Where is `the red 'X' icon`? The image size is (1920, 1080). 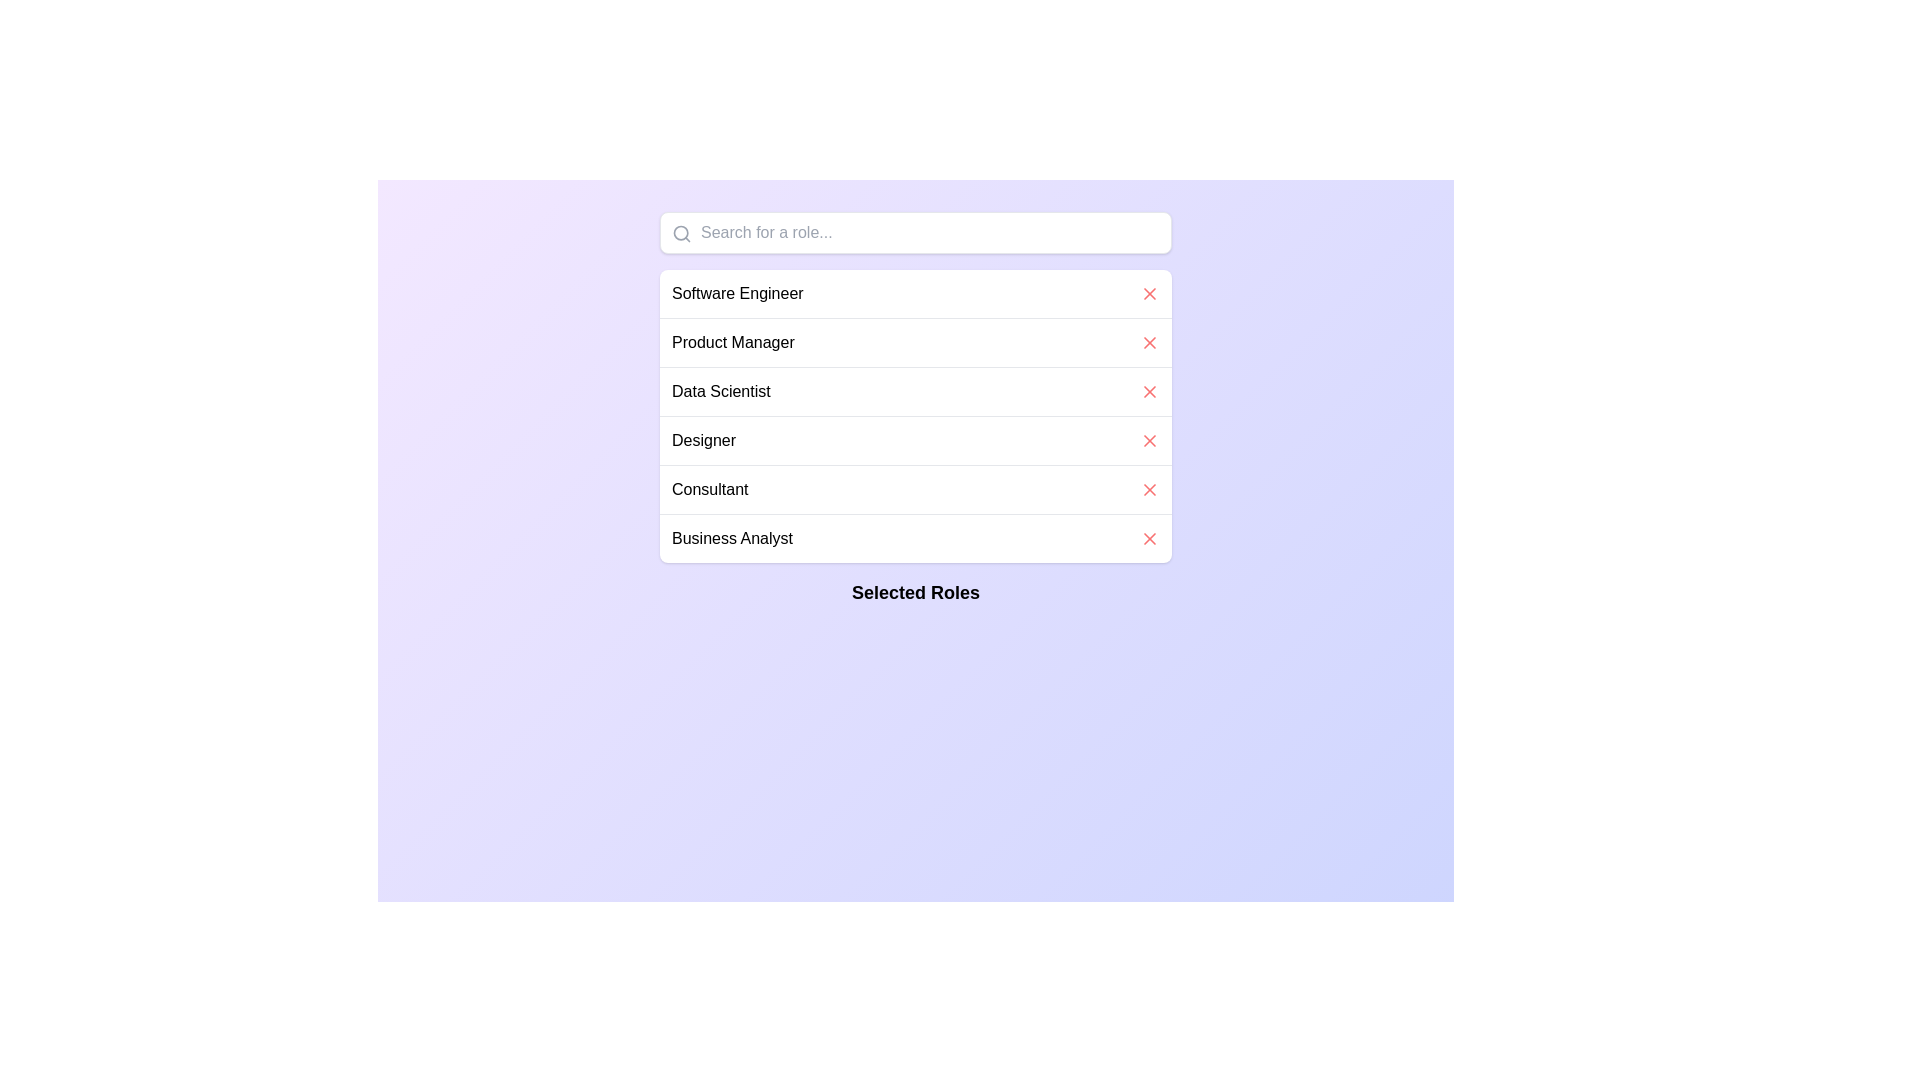
the red 'X' icon is located at coordinates (1150, 342).